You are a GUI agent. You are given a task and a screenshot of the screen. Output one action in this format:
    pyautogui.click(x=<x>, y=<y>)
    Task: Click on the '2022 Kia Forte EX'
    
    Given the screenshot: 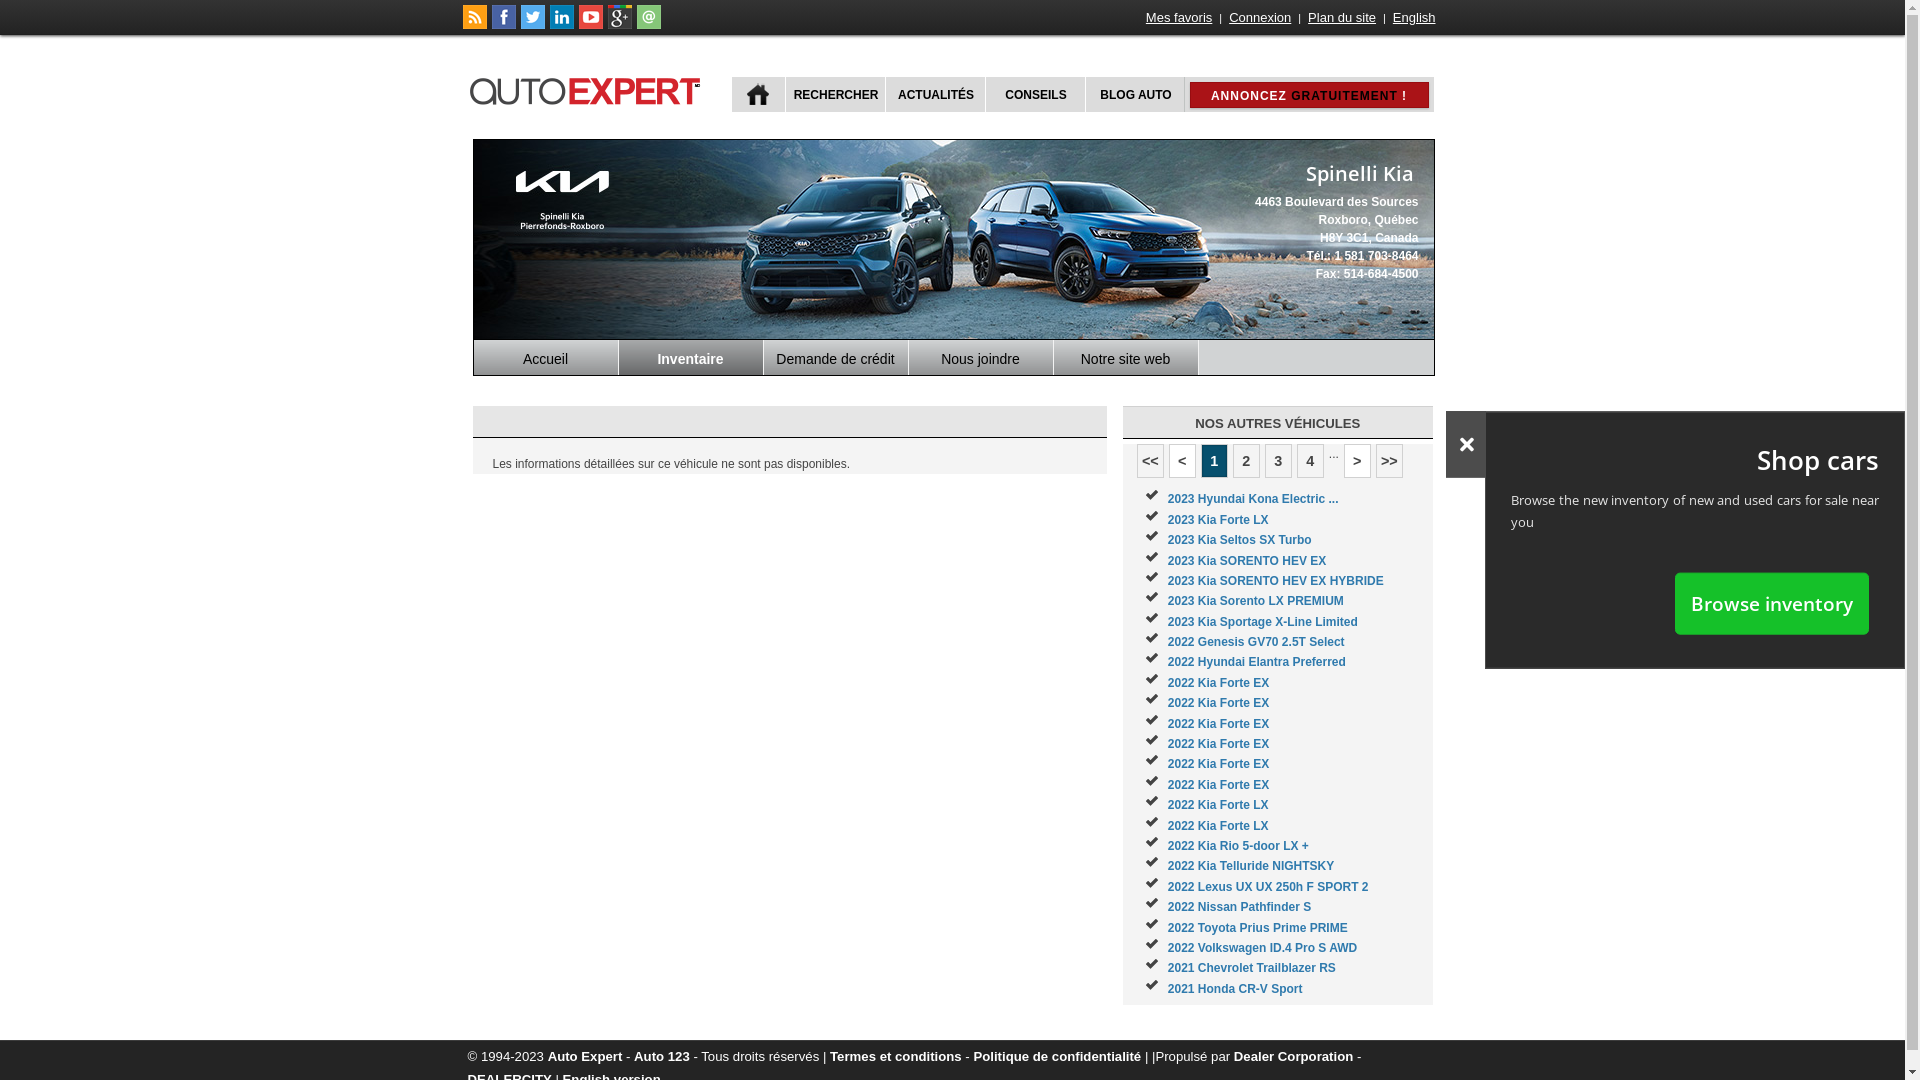 What is the action you would take?
    pyautogui.click(x=1217, y=701)
    